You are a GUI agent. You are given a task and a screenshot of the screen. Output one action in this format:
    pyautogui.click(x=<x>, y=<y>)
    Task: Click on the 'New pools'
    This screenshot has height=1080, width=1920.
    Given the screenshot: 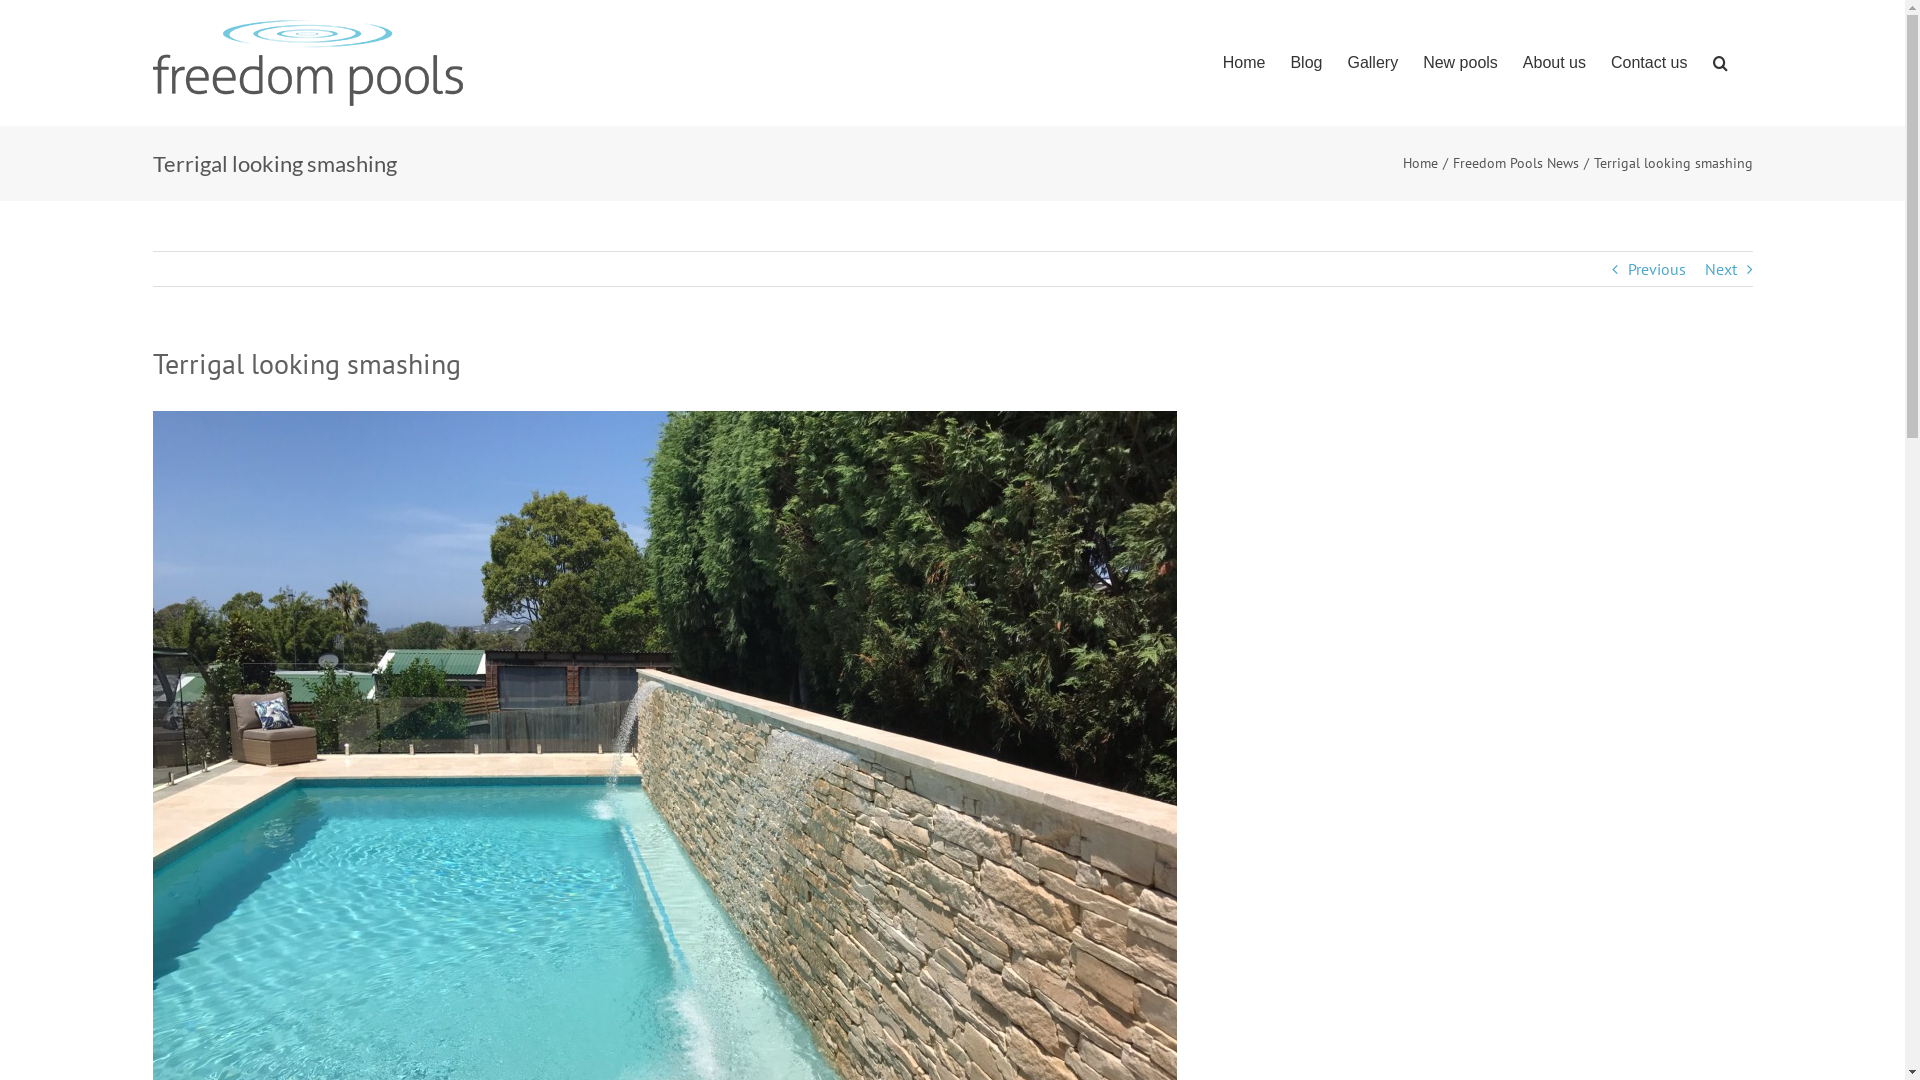 What is the action you would take?
    pyautogui.click(x=1421, y=61)
    